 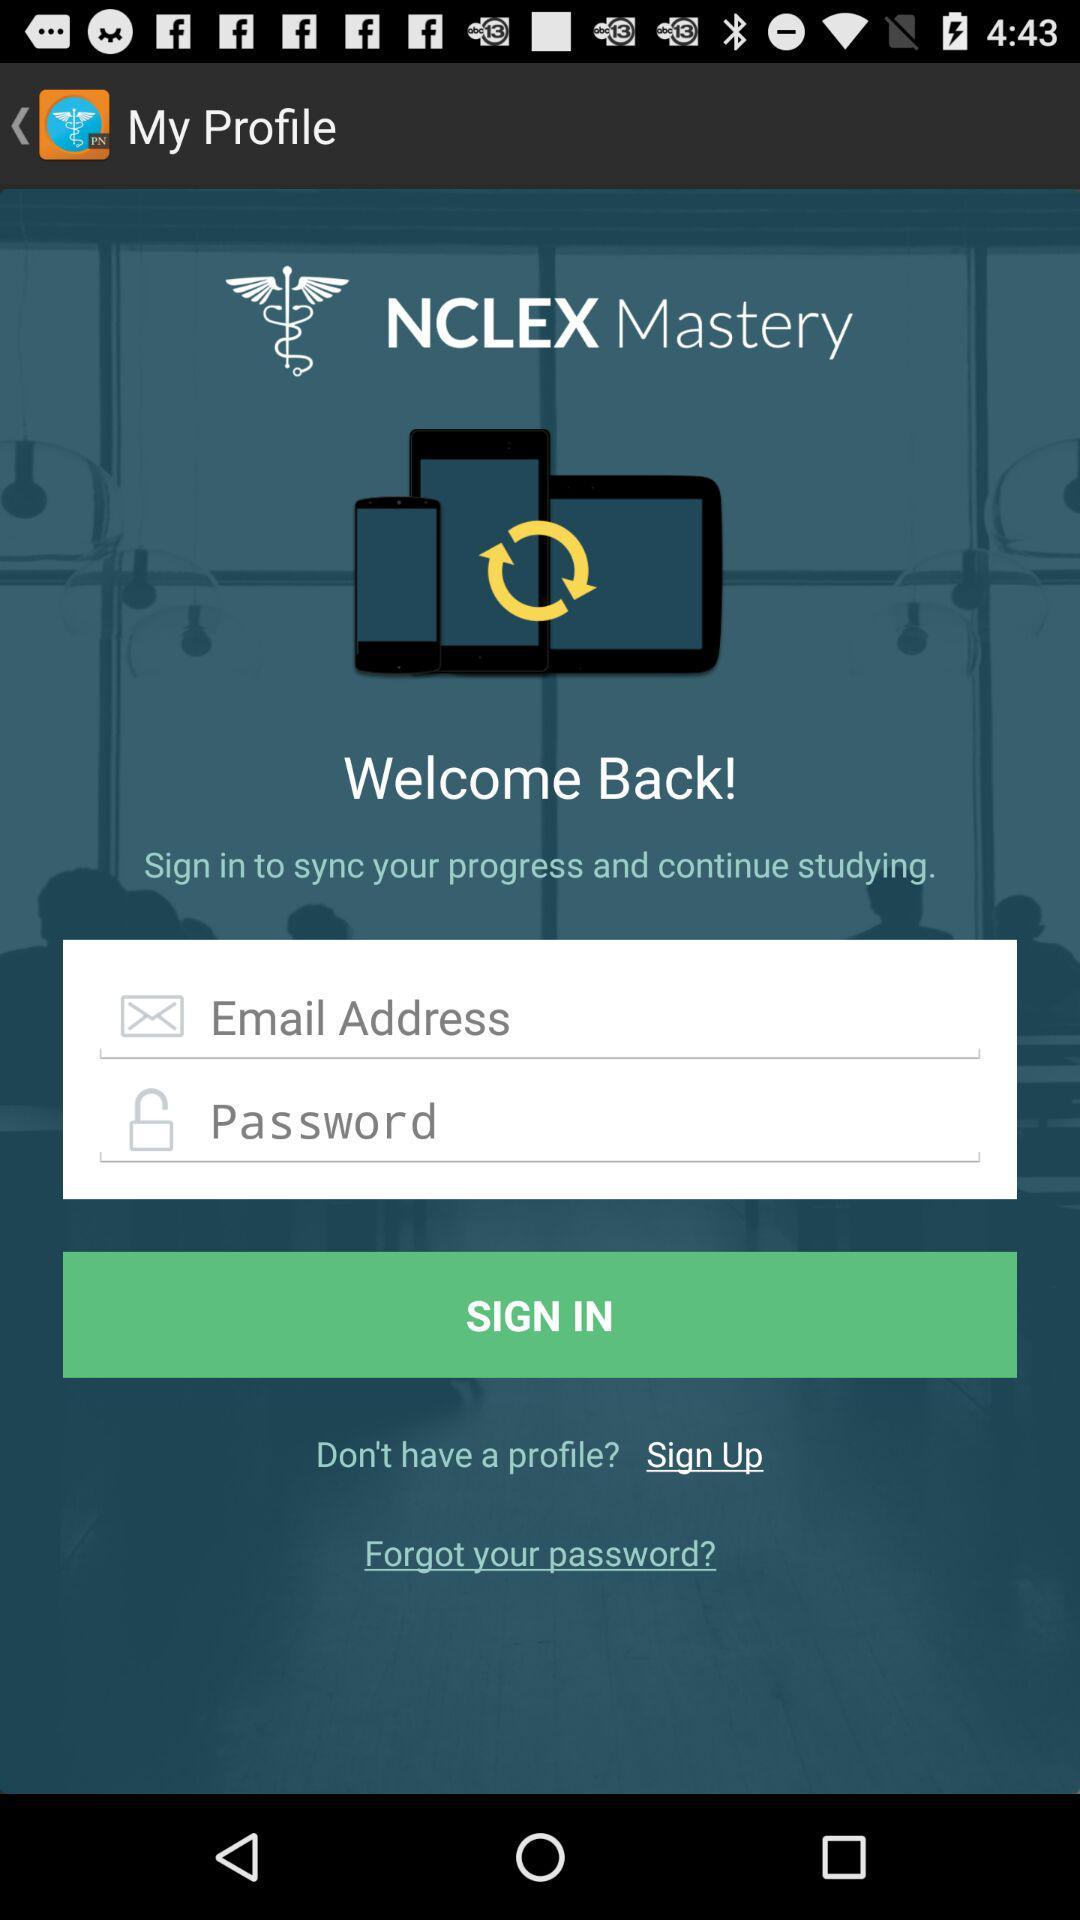 What do you see at coordinates (540, 1017) in the screenshot?
I see `email address here` at bounding box center [540, 1017].